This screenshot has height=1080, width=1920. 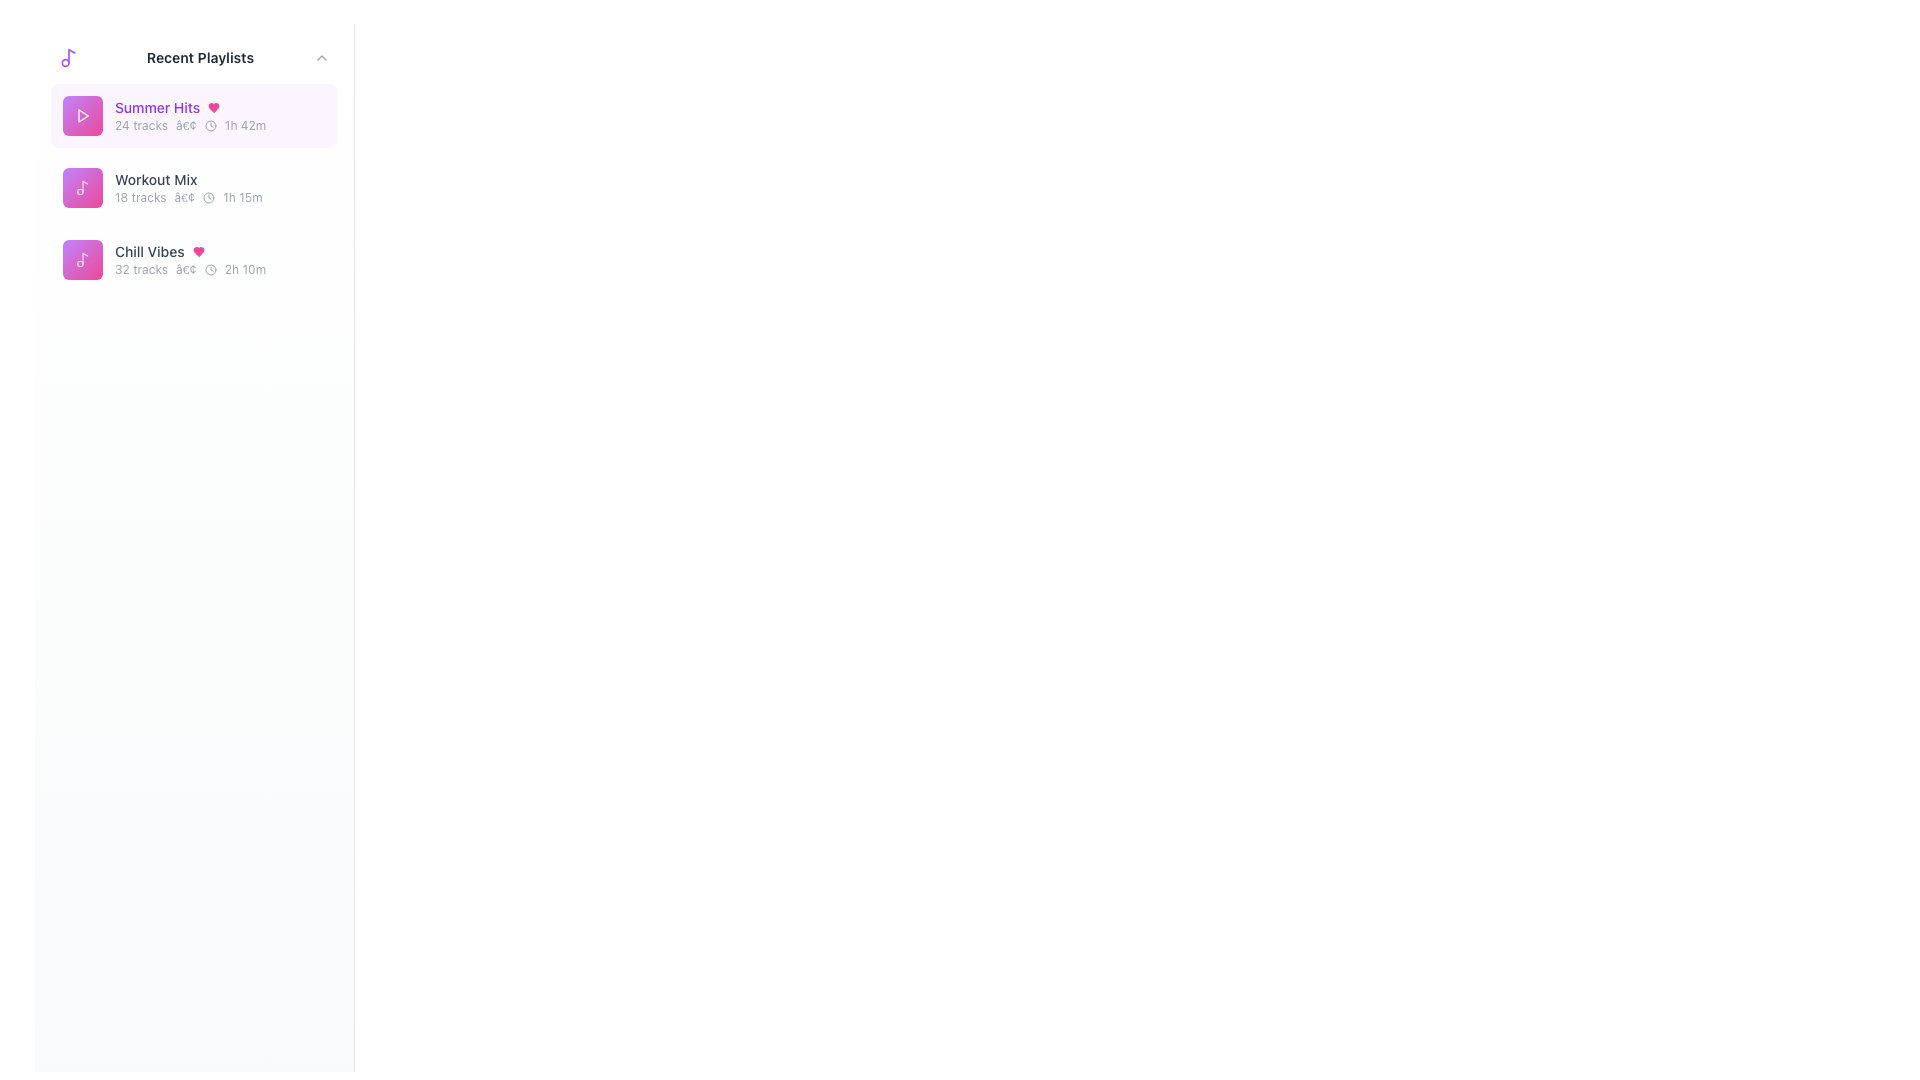 What do you see at coordinates (155, 180) in the screenshot?
I see `text from the 'Workout Mix' label, which is the second entry in the list of 'Recent Playlists', located on the left side of the interface` at bounding box center [155, 180].